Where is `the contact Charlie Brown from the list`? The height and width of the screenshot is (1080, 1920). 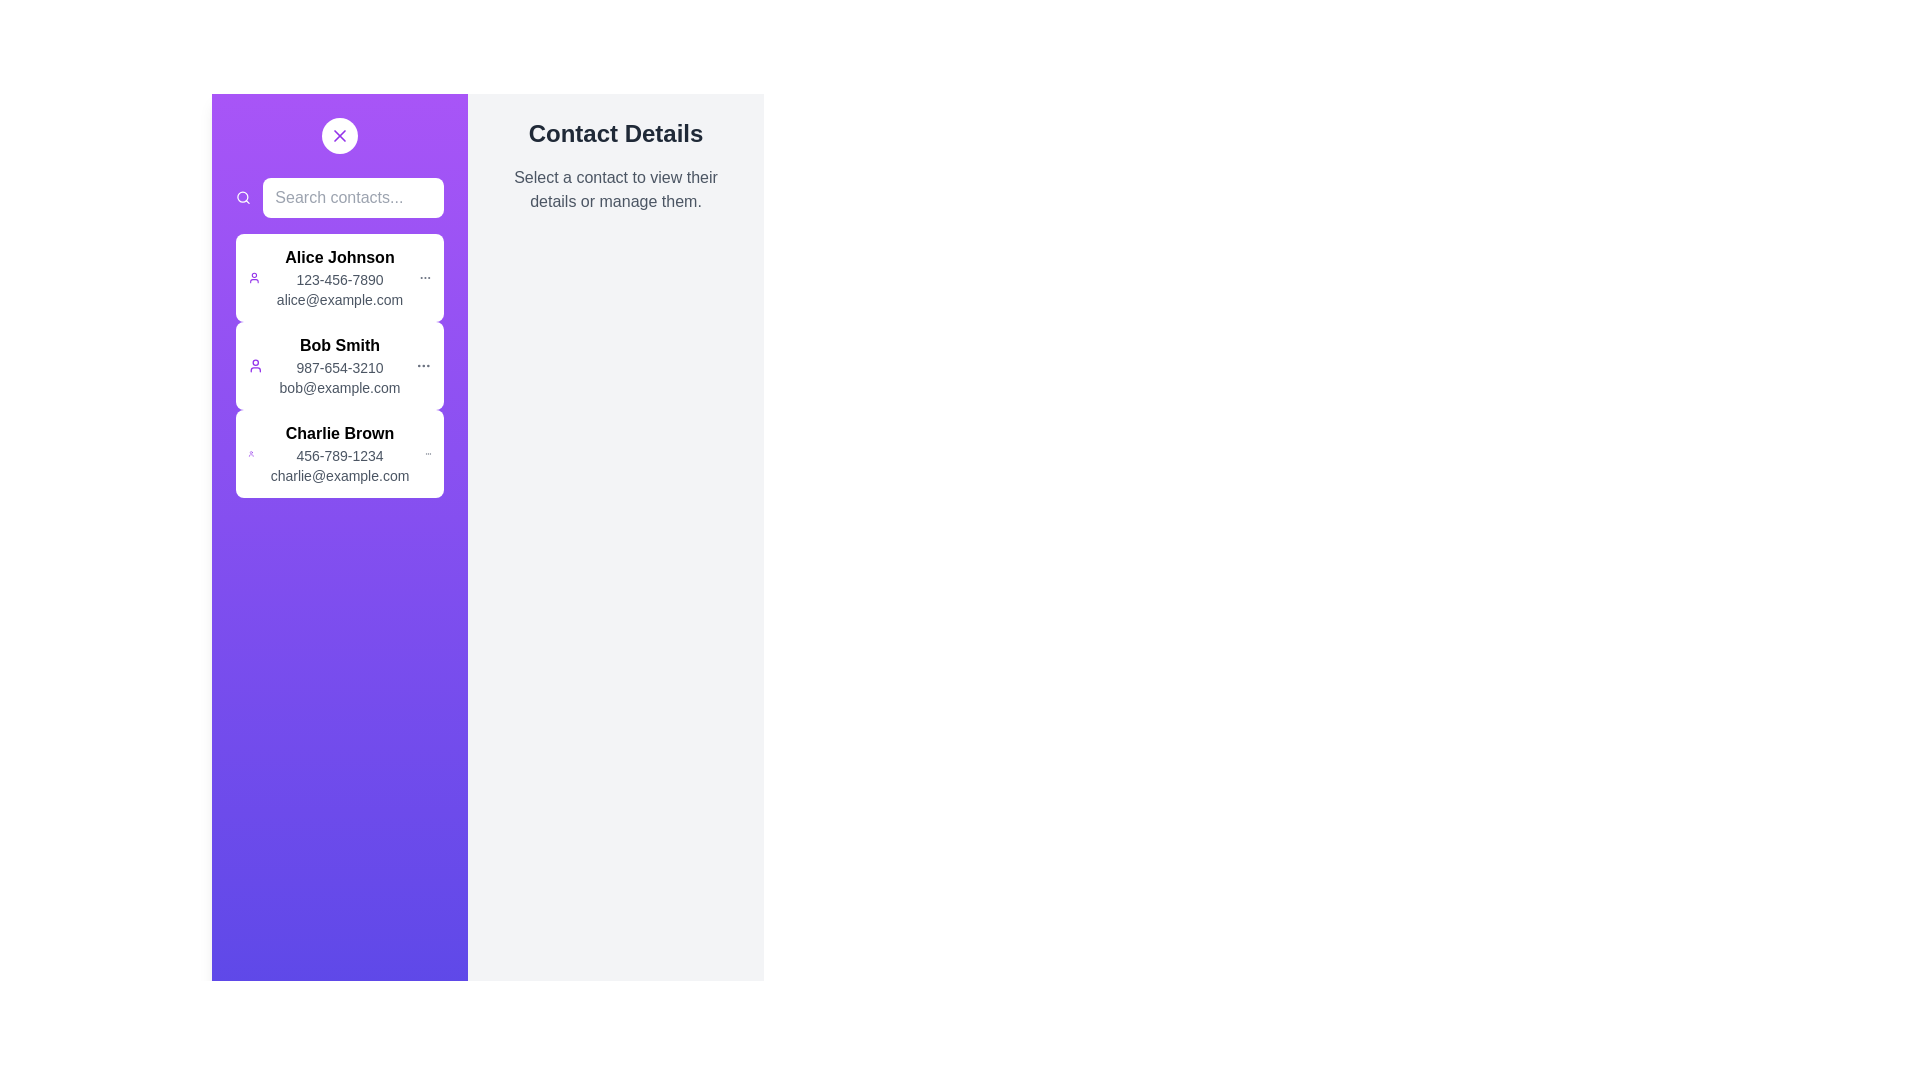 the contact Charlie Brown from the list is located at coordinates (340, 454).